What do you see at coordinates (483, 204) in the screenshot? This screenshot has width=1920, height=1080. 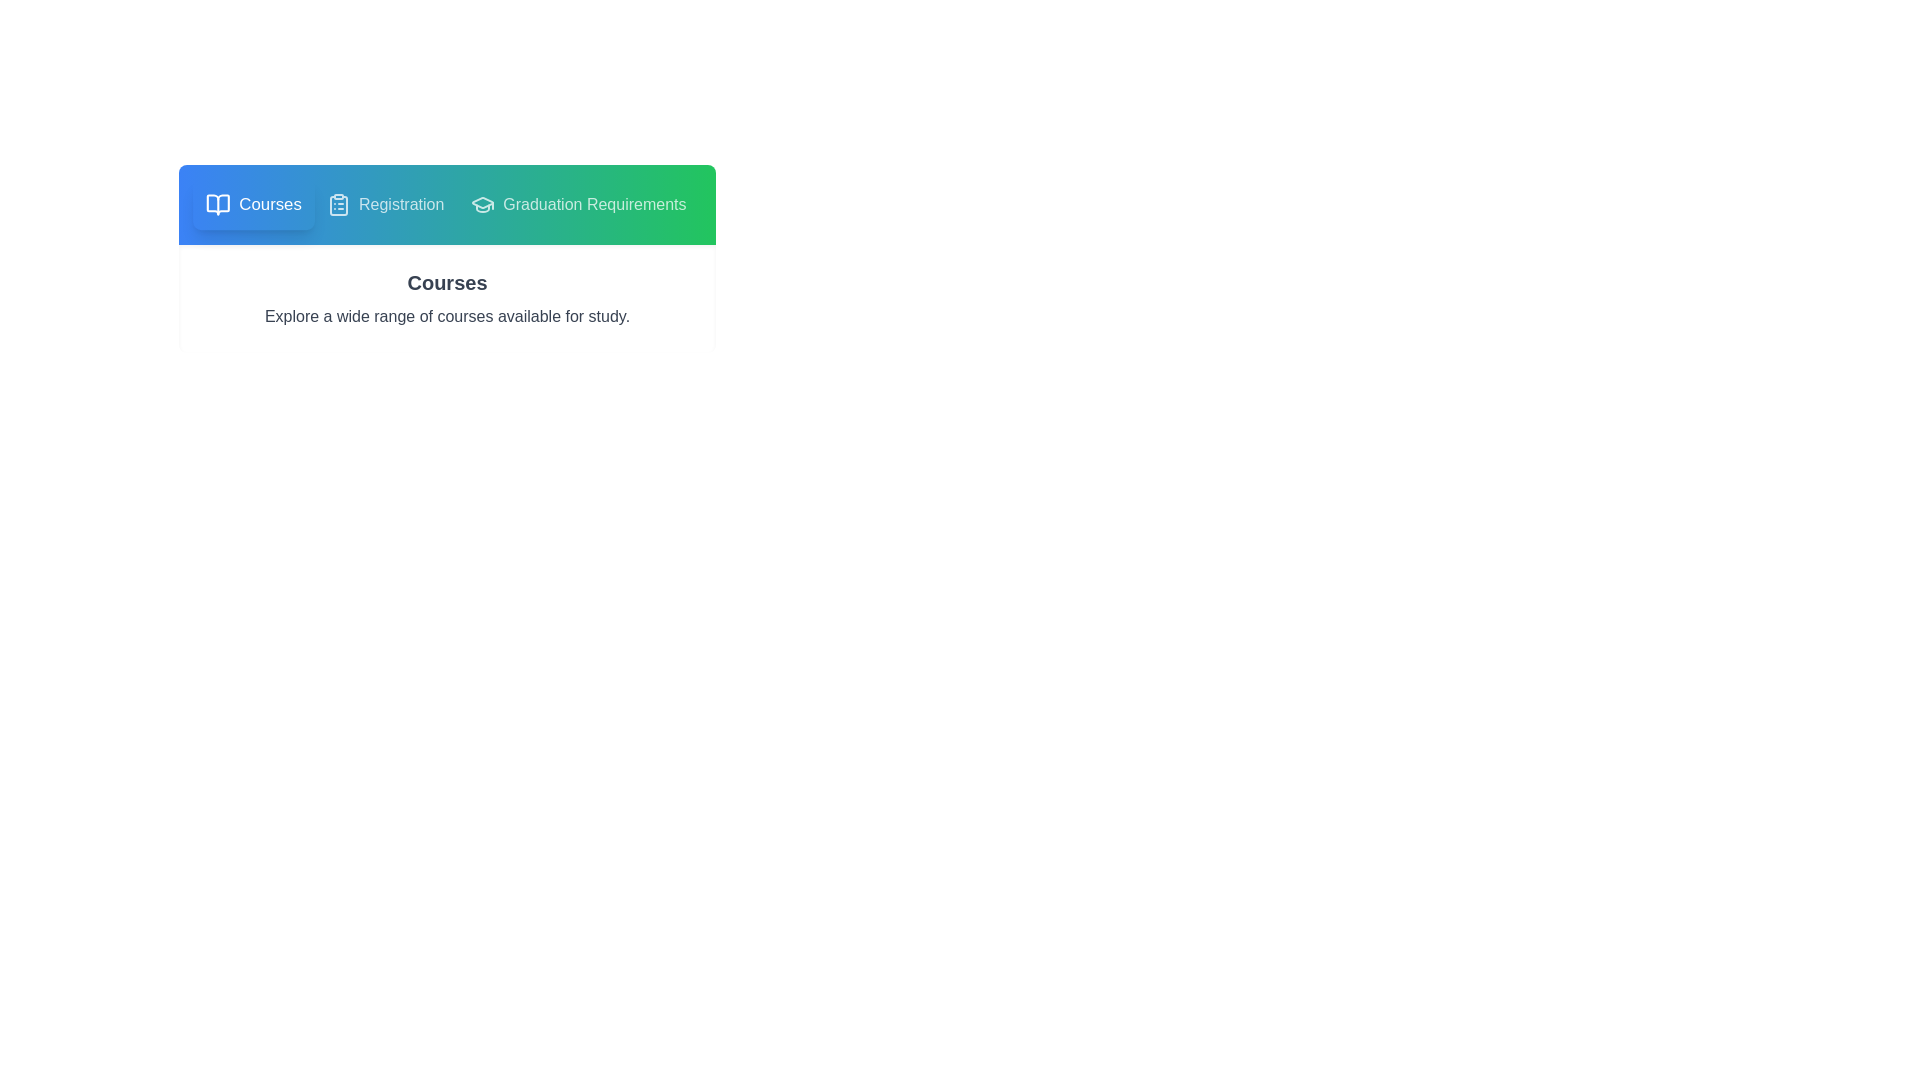 I see `the icon of the Graduation Requirements tab` at bounding box center [483, 204].